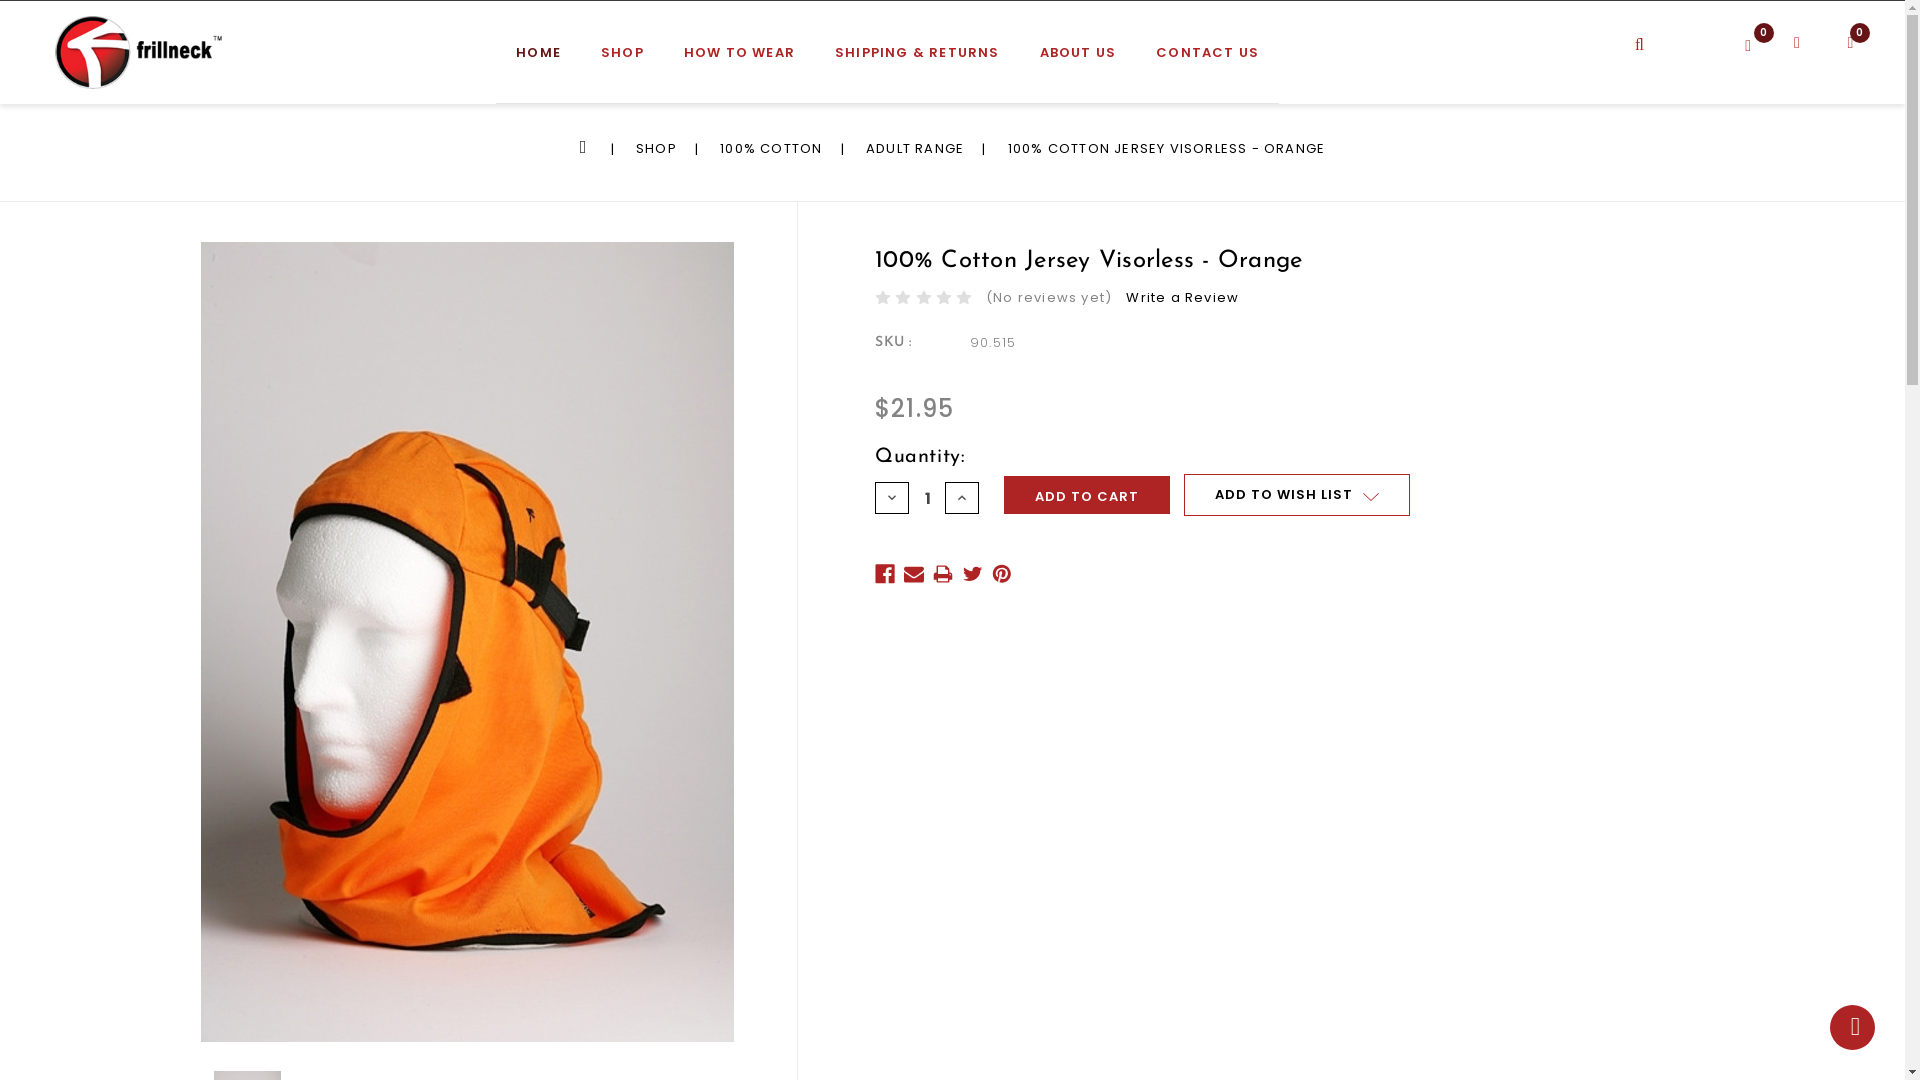 The image size is (1920, 1080). What do you see at coordinates (538, 60) in the screenshot?
I see `'HOME'` at bounding box center [538, 60].